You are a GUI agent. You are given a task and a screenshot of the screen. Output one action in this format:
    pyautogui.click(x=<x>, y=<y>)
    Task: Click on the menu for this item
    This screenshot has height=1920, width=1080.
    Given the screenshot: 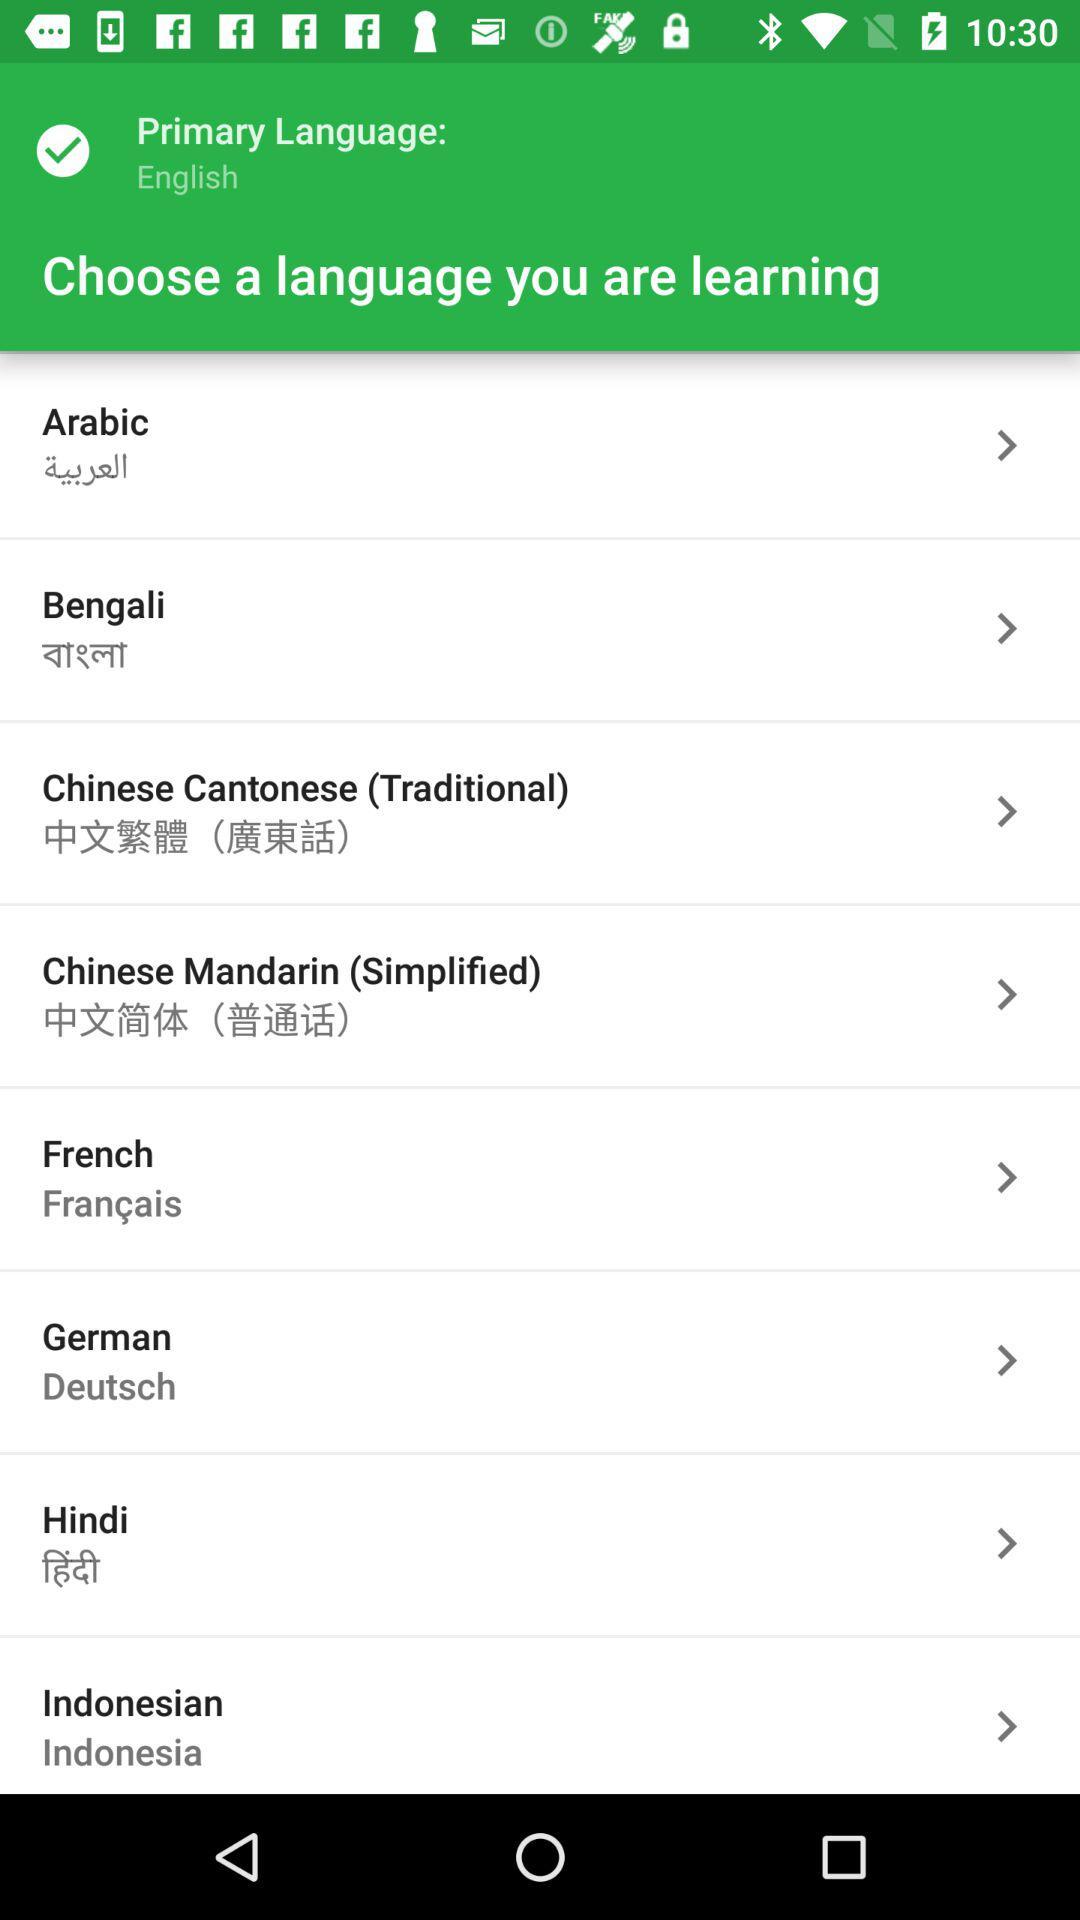 What is the action you would take?
    pyautogui.click(x=1017, y=1542)
    